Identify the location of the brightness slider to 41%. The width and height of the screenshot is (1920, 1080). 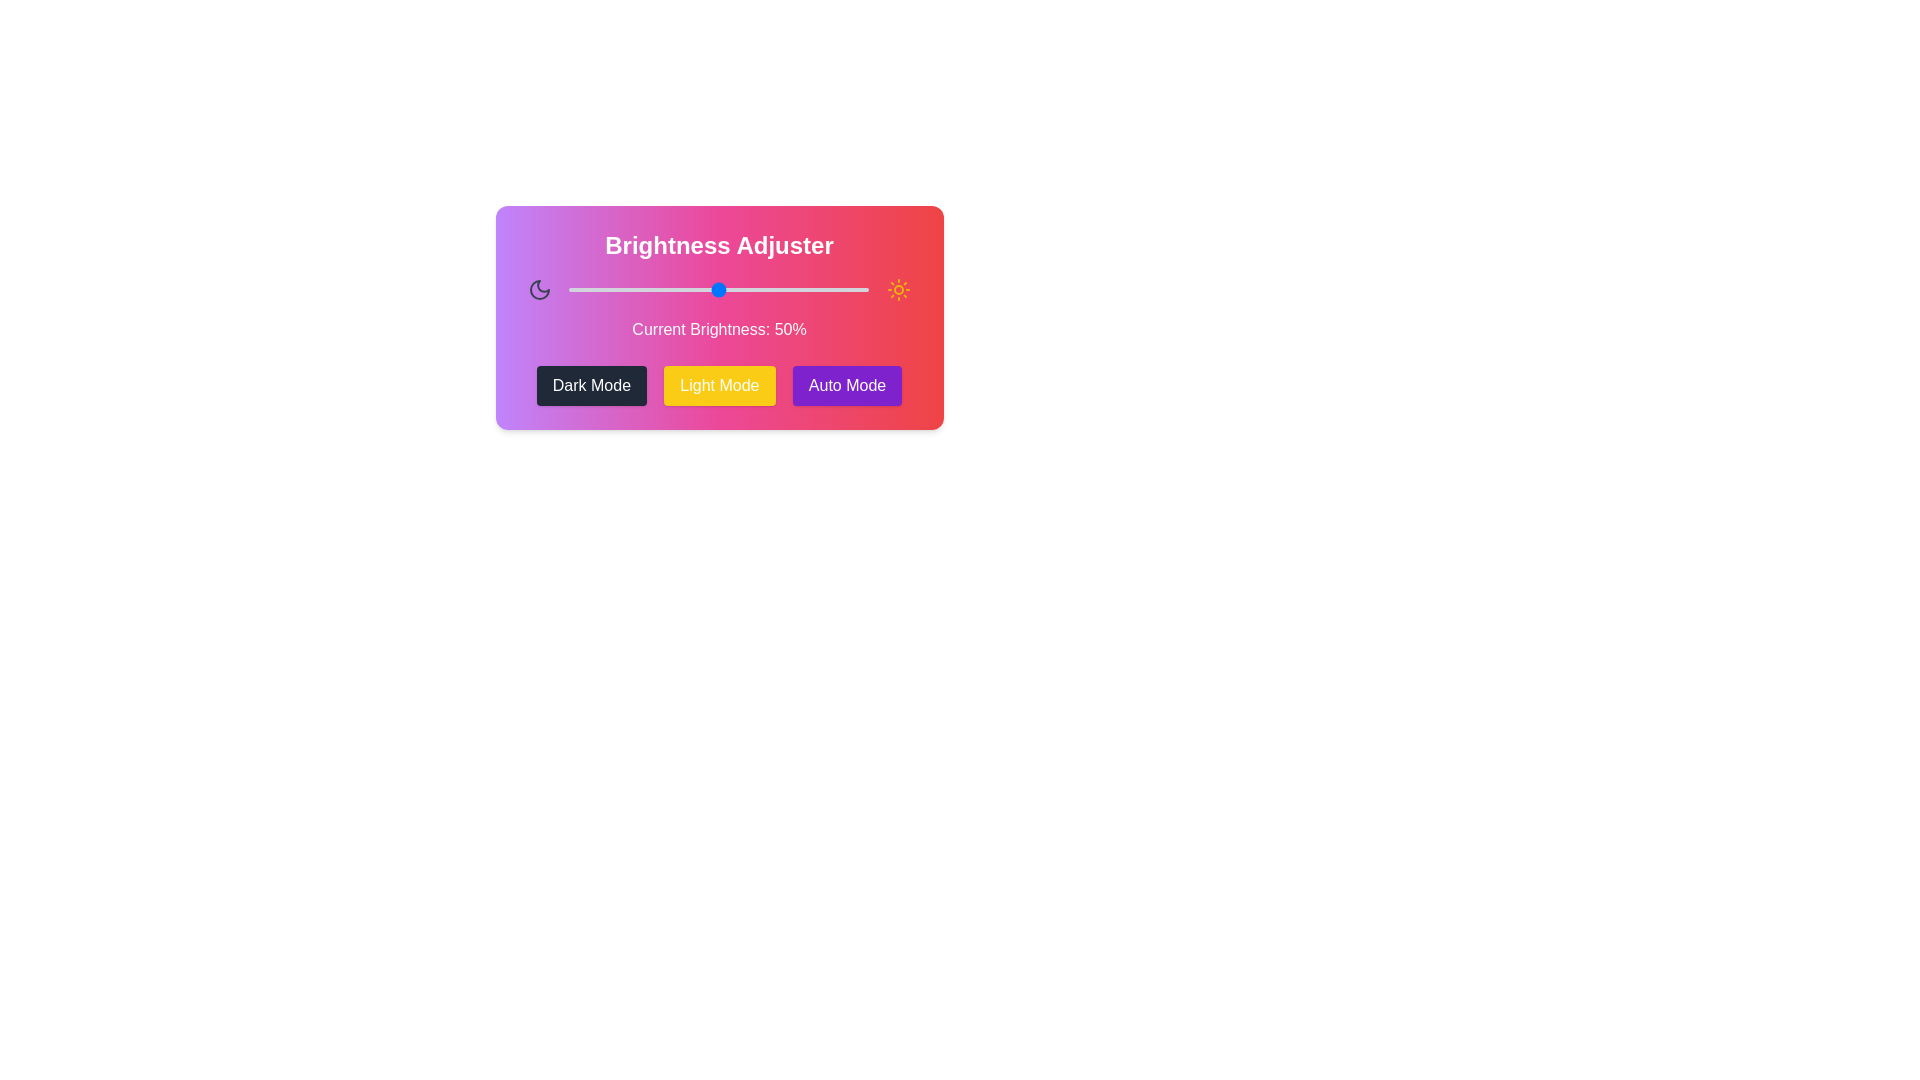
(691, 289).